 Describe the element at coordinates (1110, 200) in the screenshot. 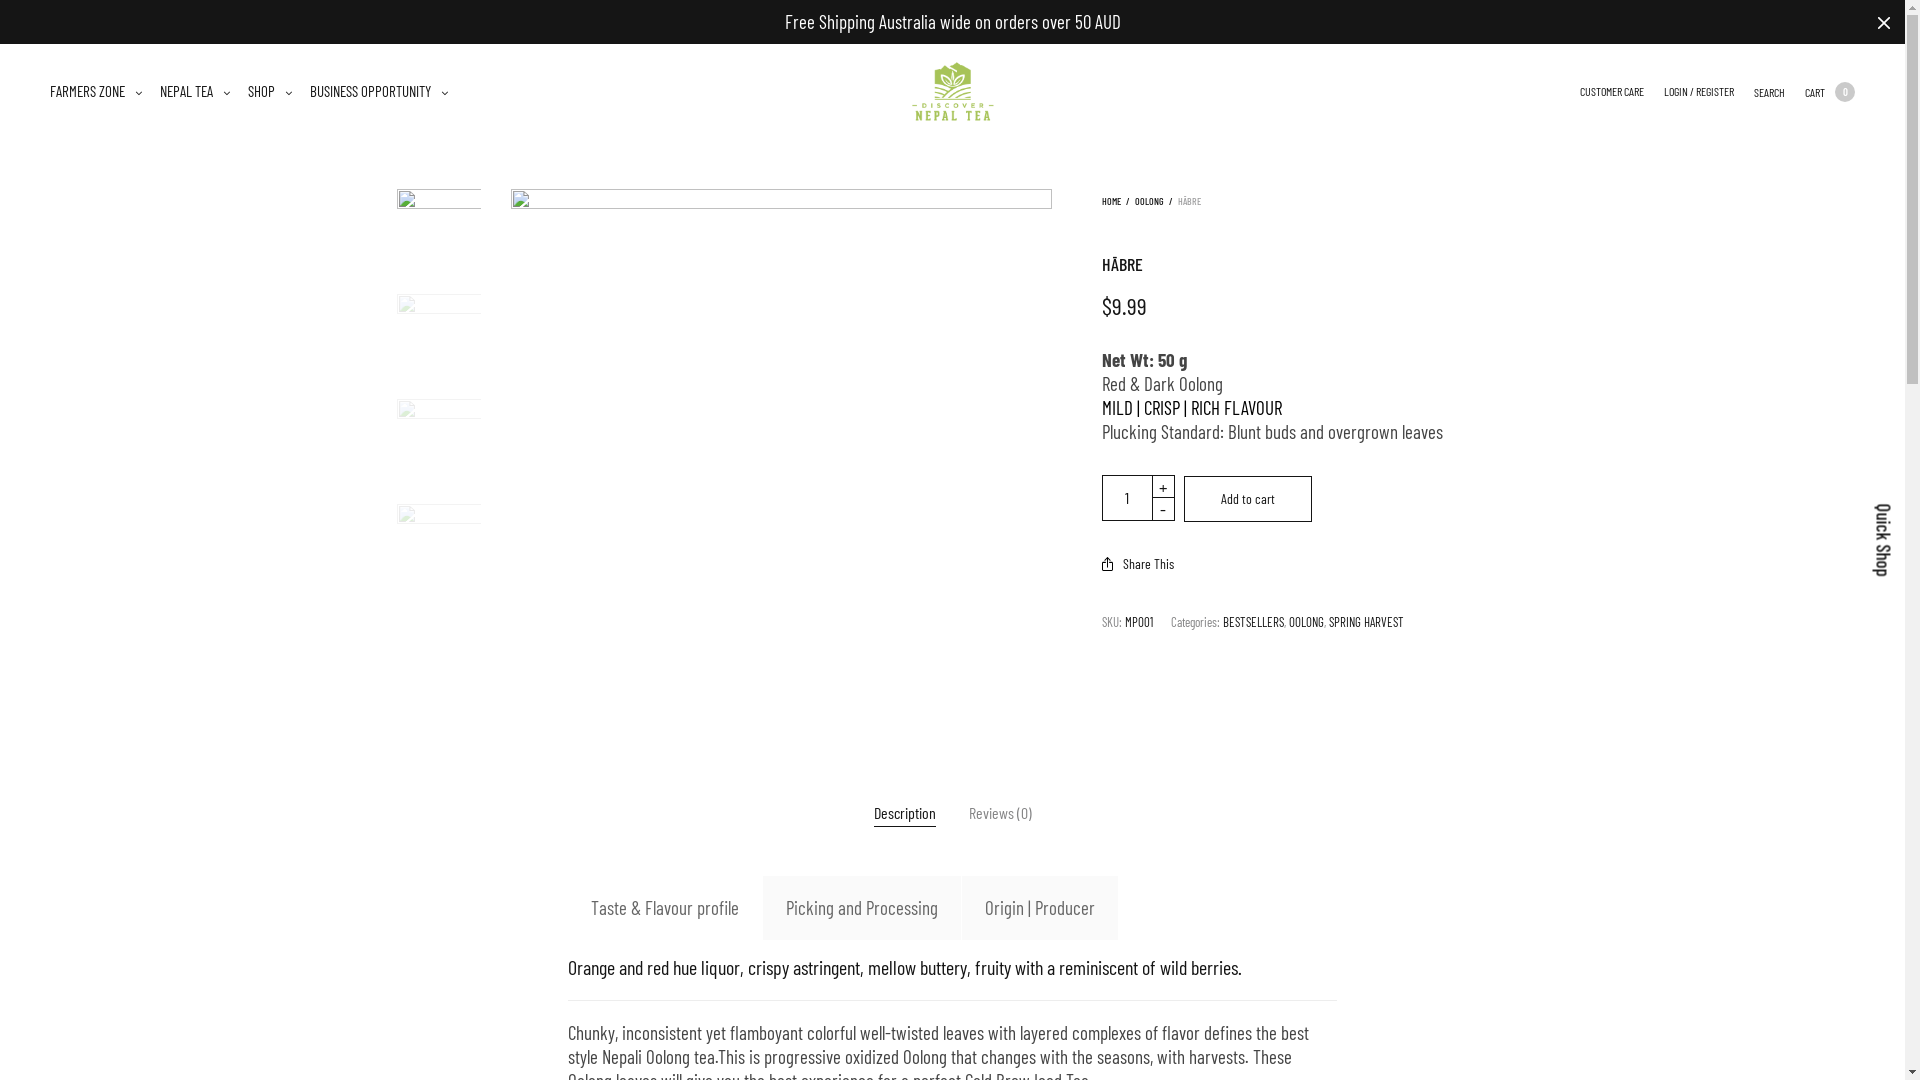

I see `'HOME'` at that location.